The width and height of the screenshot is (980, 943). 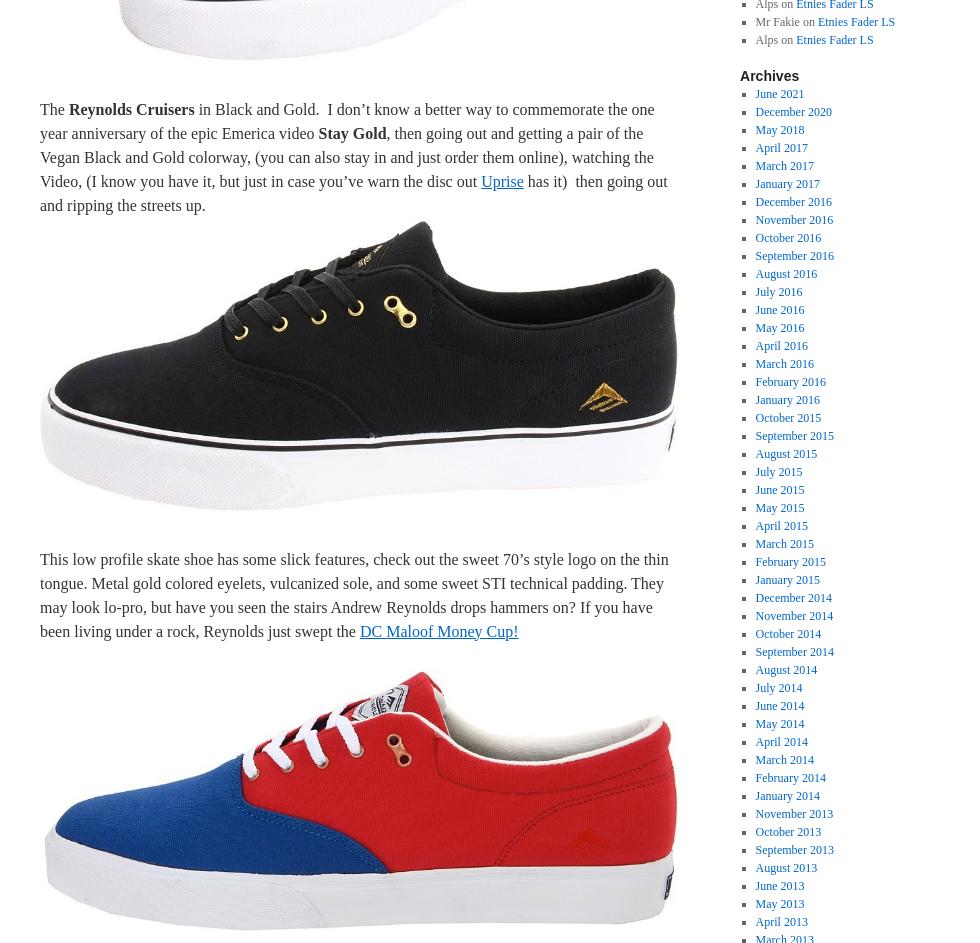 What do you see at coordinates (789, 381) in the screenshot?
I see `'February 2016'` at bounding box center [789, 381].